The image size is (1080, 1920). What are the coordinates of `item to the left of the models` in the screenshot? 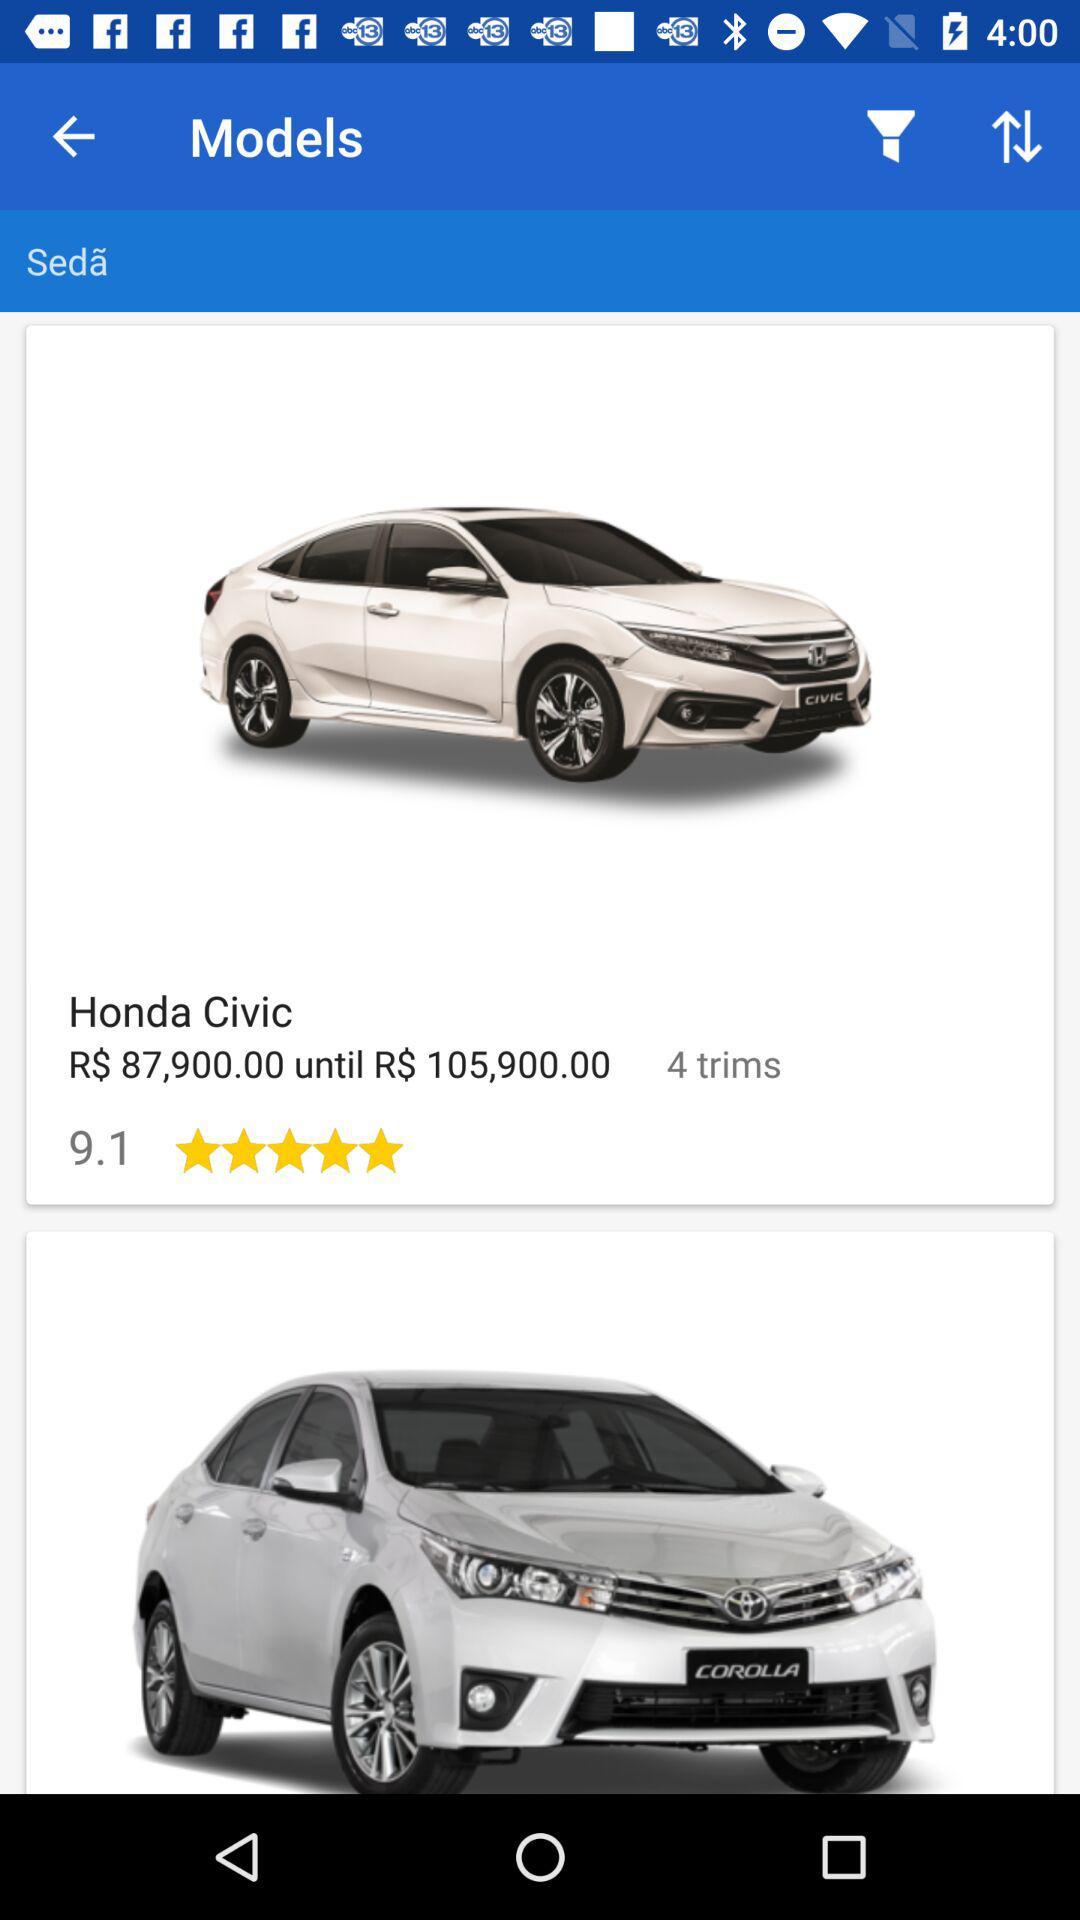 It's located at (72, 135).